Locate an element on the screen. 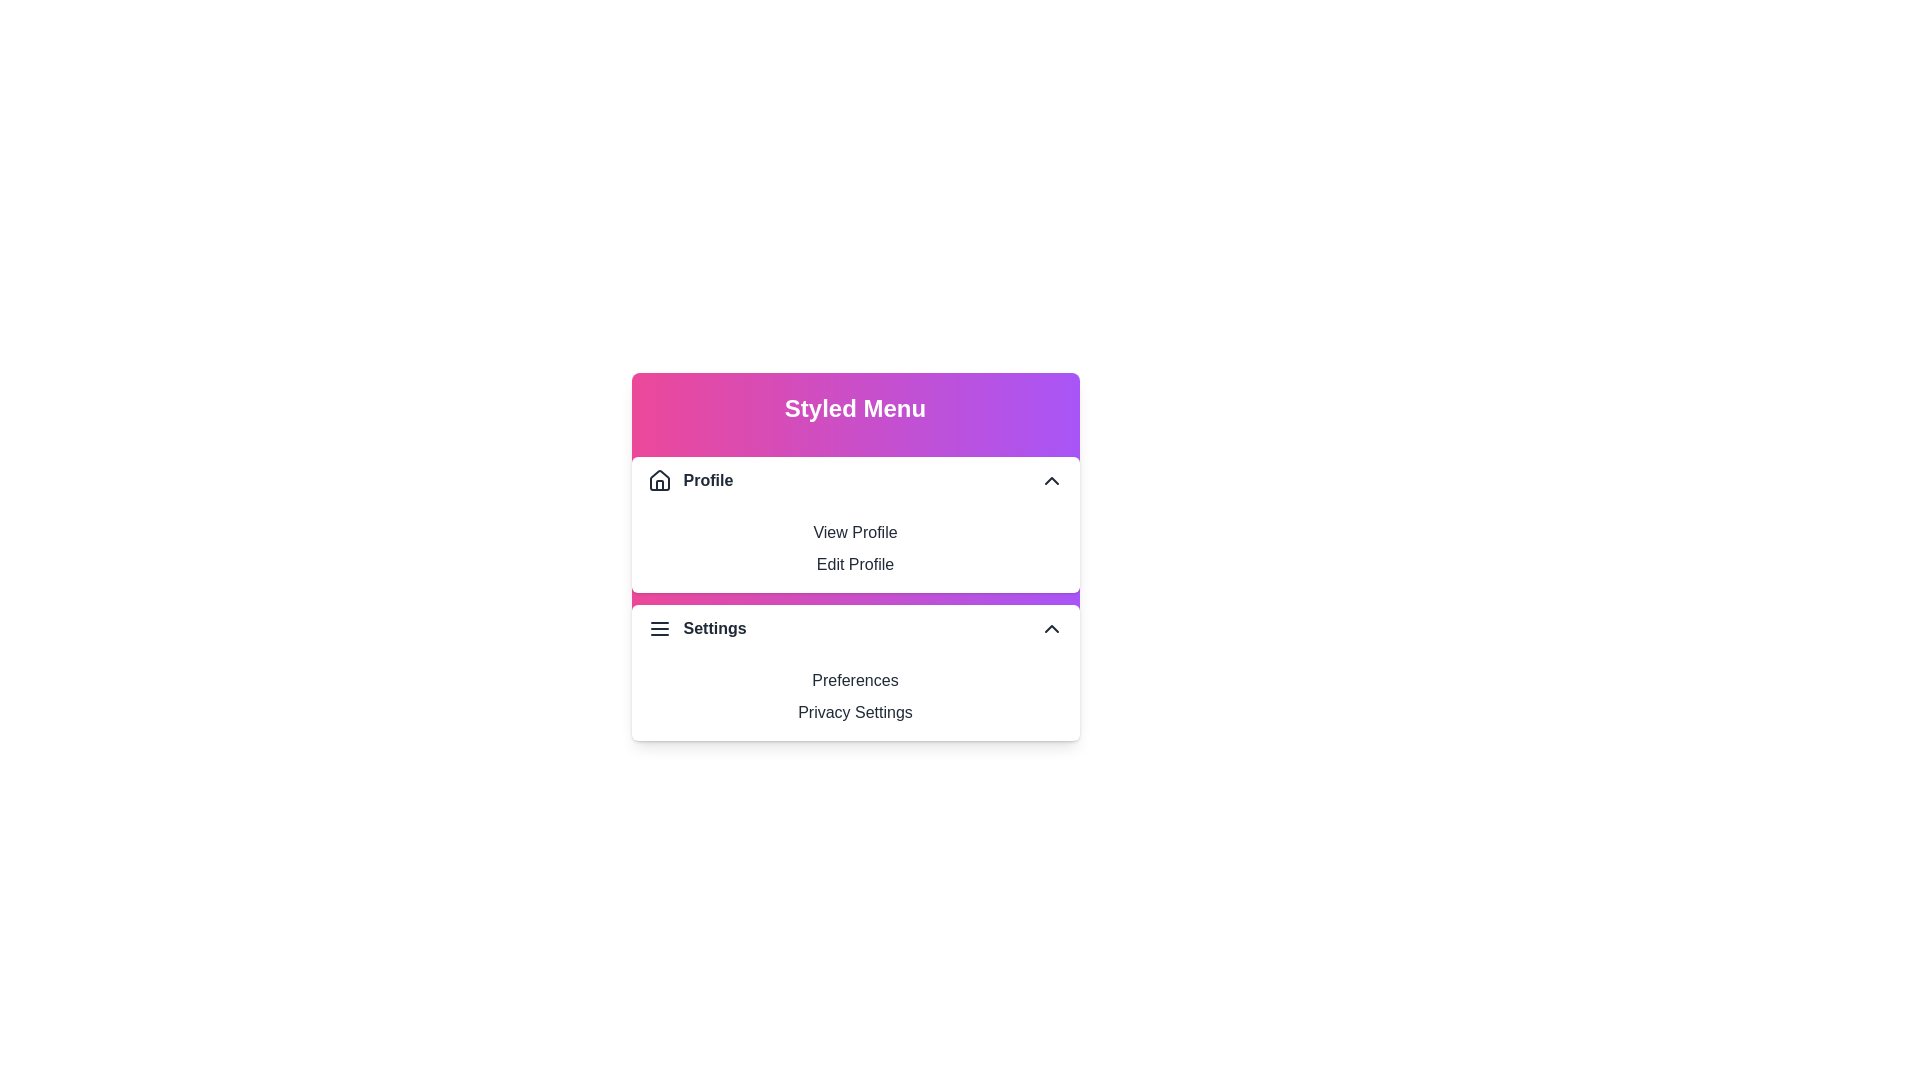 This screenshot has height=1080, width=1920. the menu option Preferences from the StyledMenu is located at coordinates (855, 680).